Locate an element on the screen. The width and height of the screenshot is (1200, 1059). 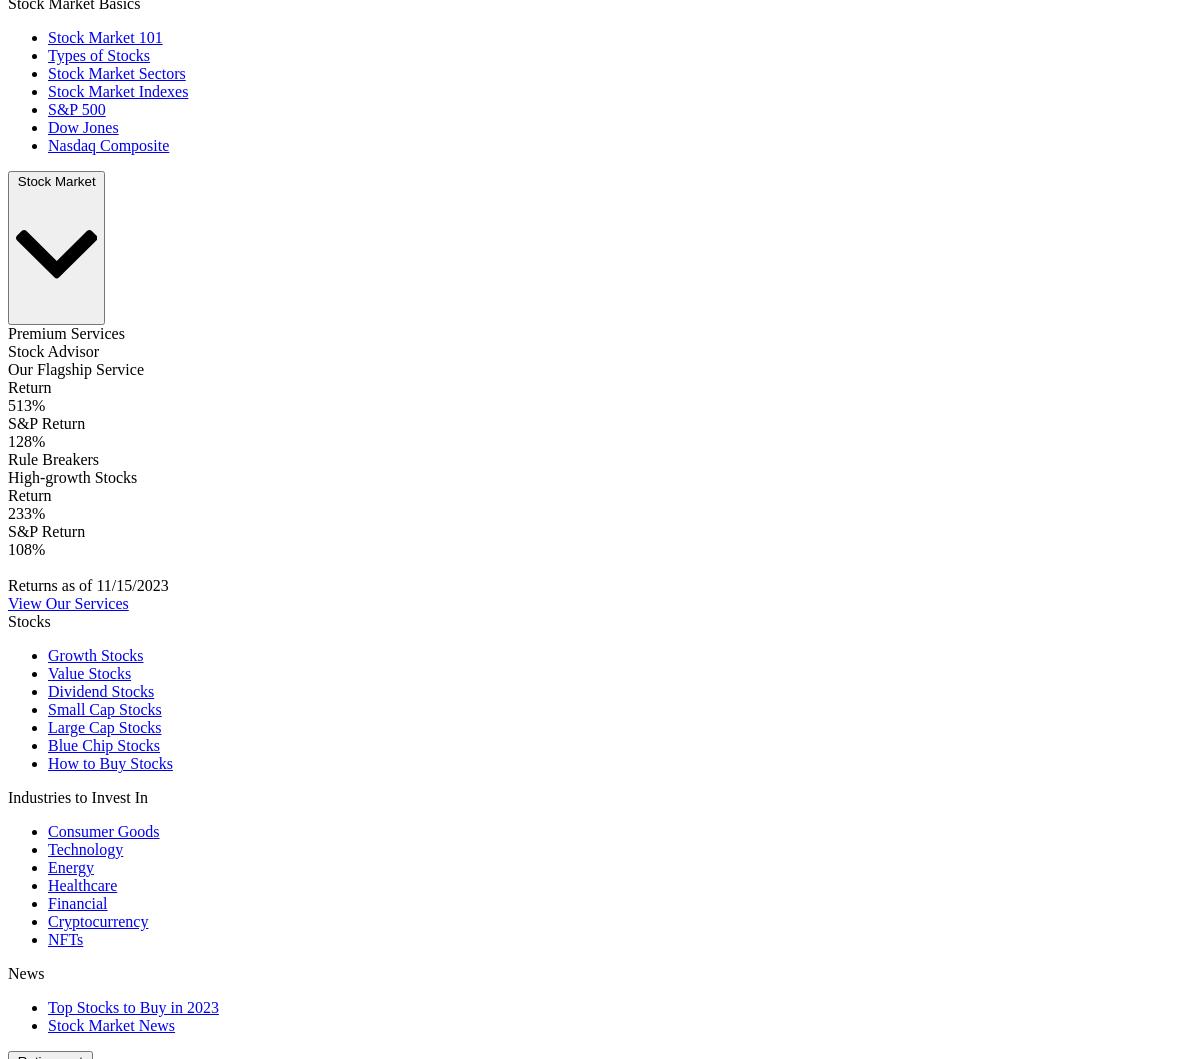
'Types of Stocks' is located at coordinates (98, 55).